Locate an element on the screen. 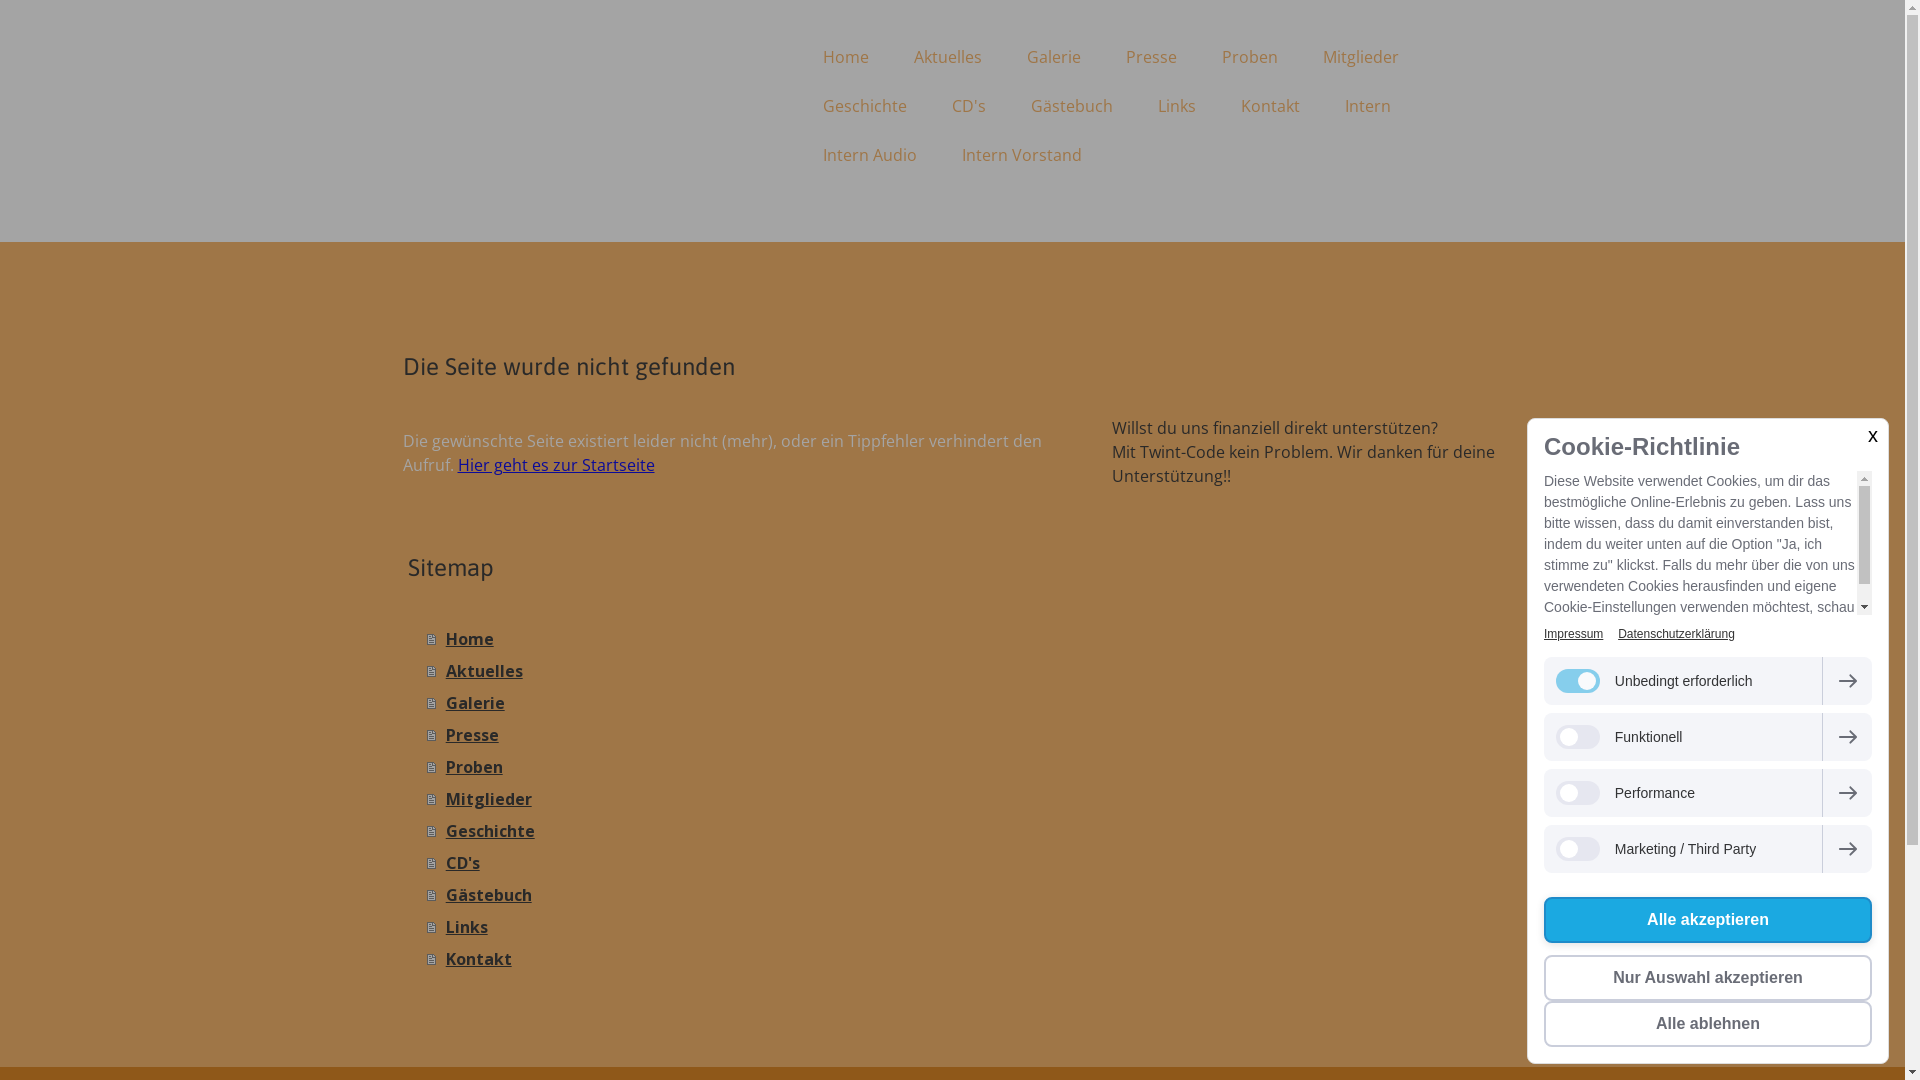  'Intern' is located at coordinates (1366, 105).